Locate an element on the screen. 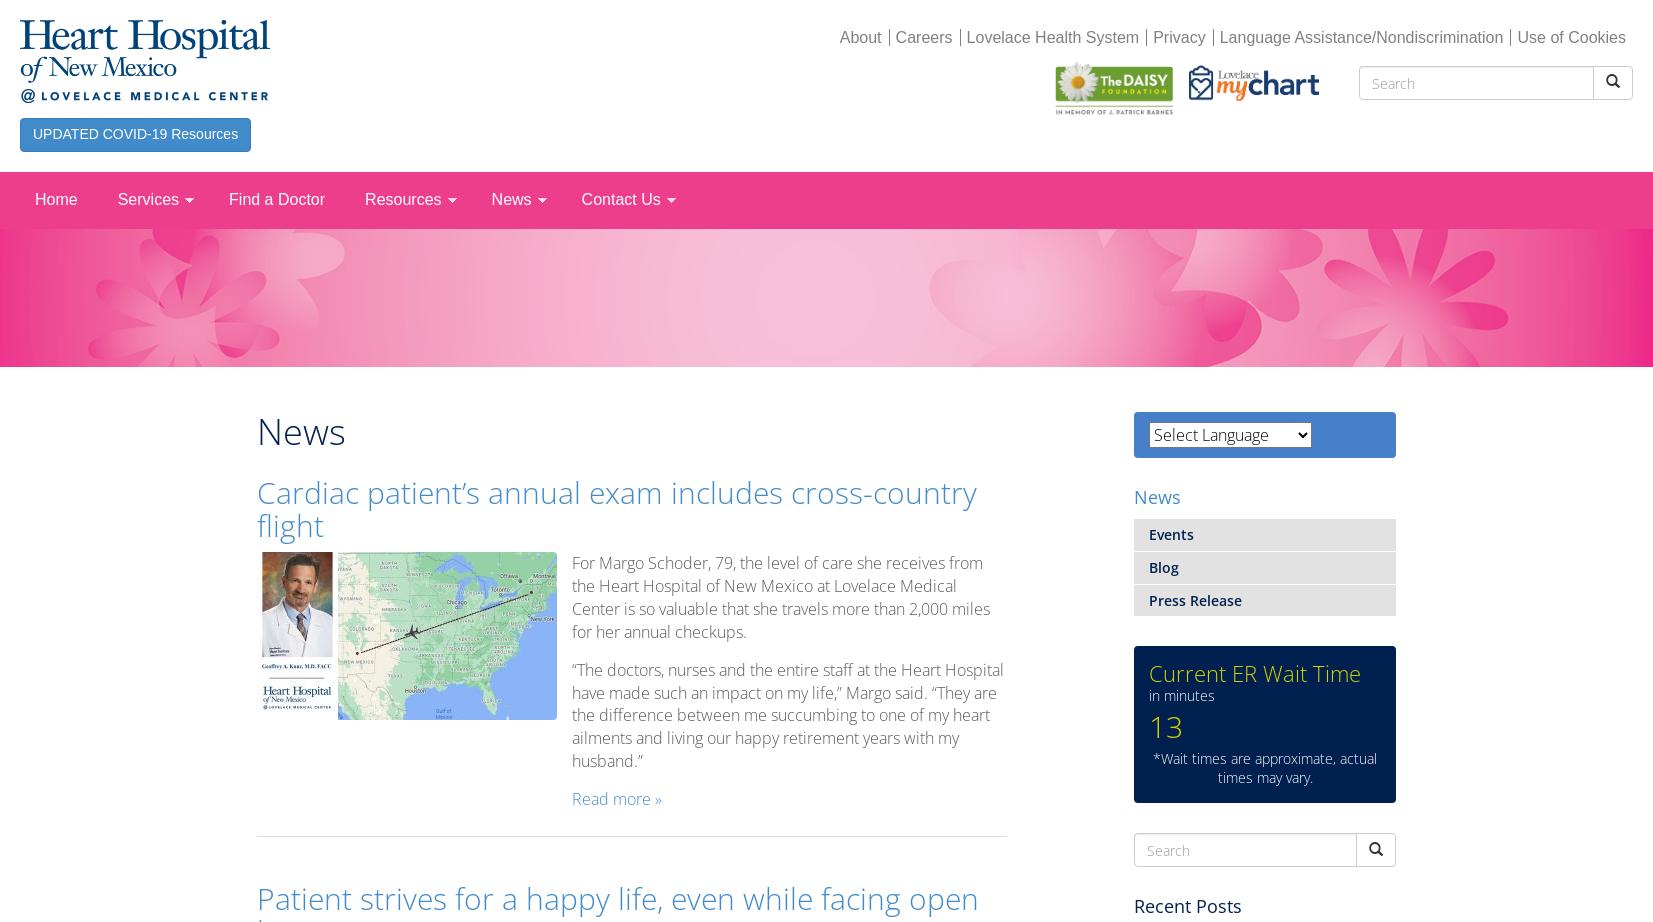 Image resolution: width=1653 pixels, height=922 pixels. 'Language Assistance/Nondiscrimination' is located at coordinates (1218, 37).